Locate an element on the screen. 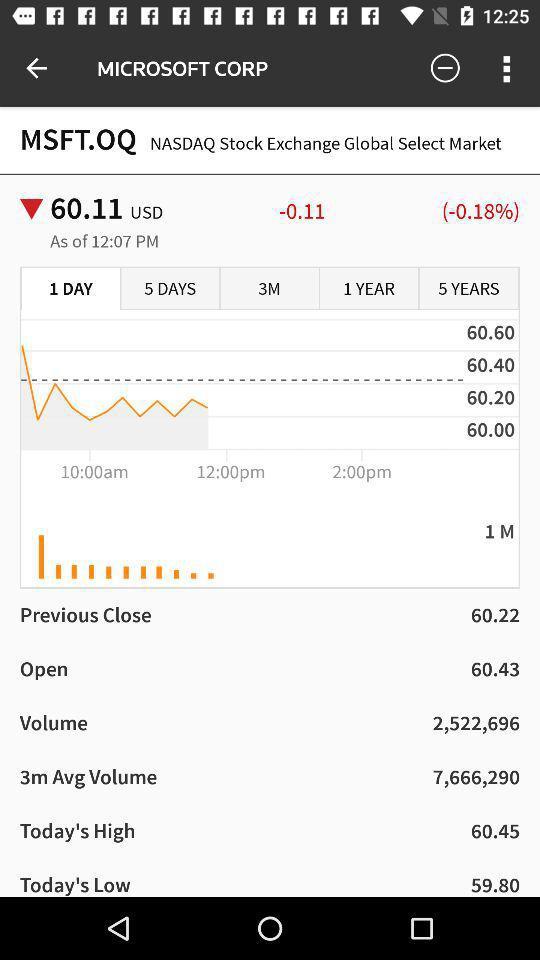 The width and height of the screenshot is (540, 960). 1 day icon is located at coordinates (70, 288).